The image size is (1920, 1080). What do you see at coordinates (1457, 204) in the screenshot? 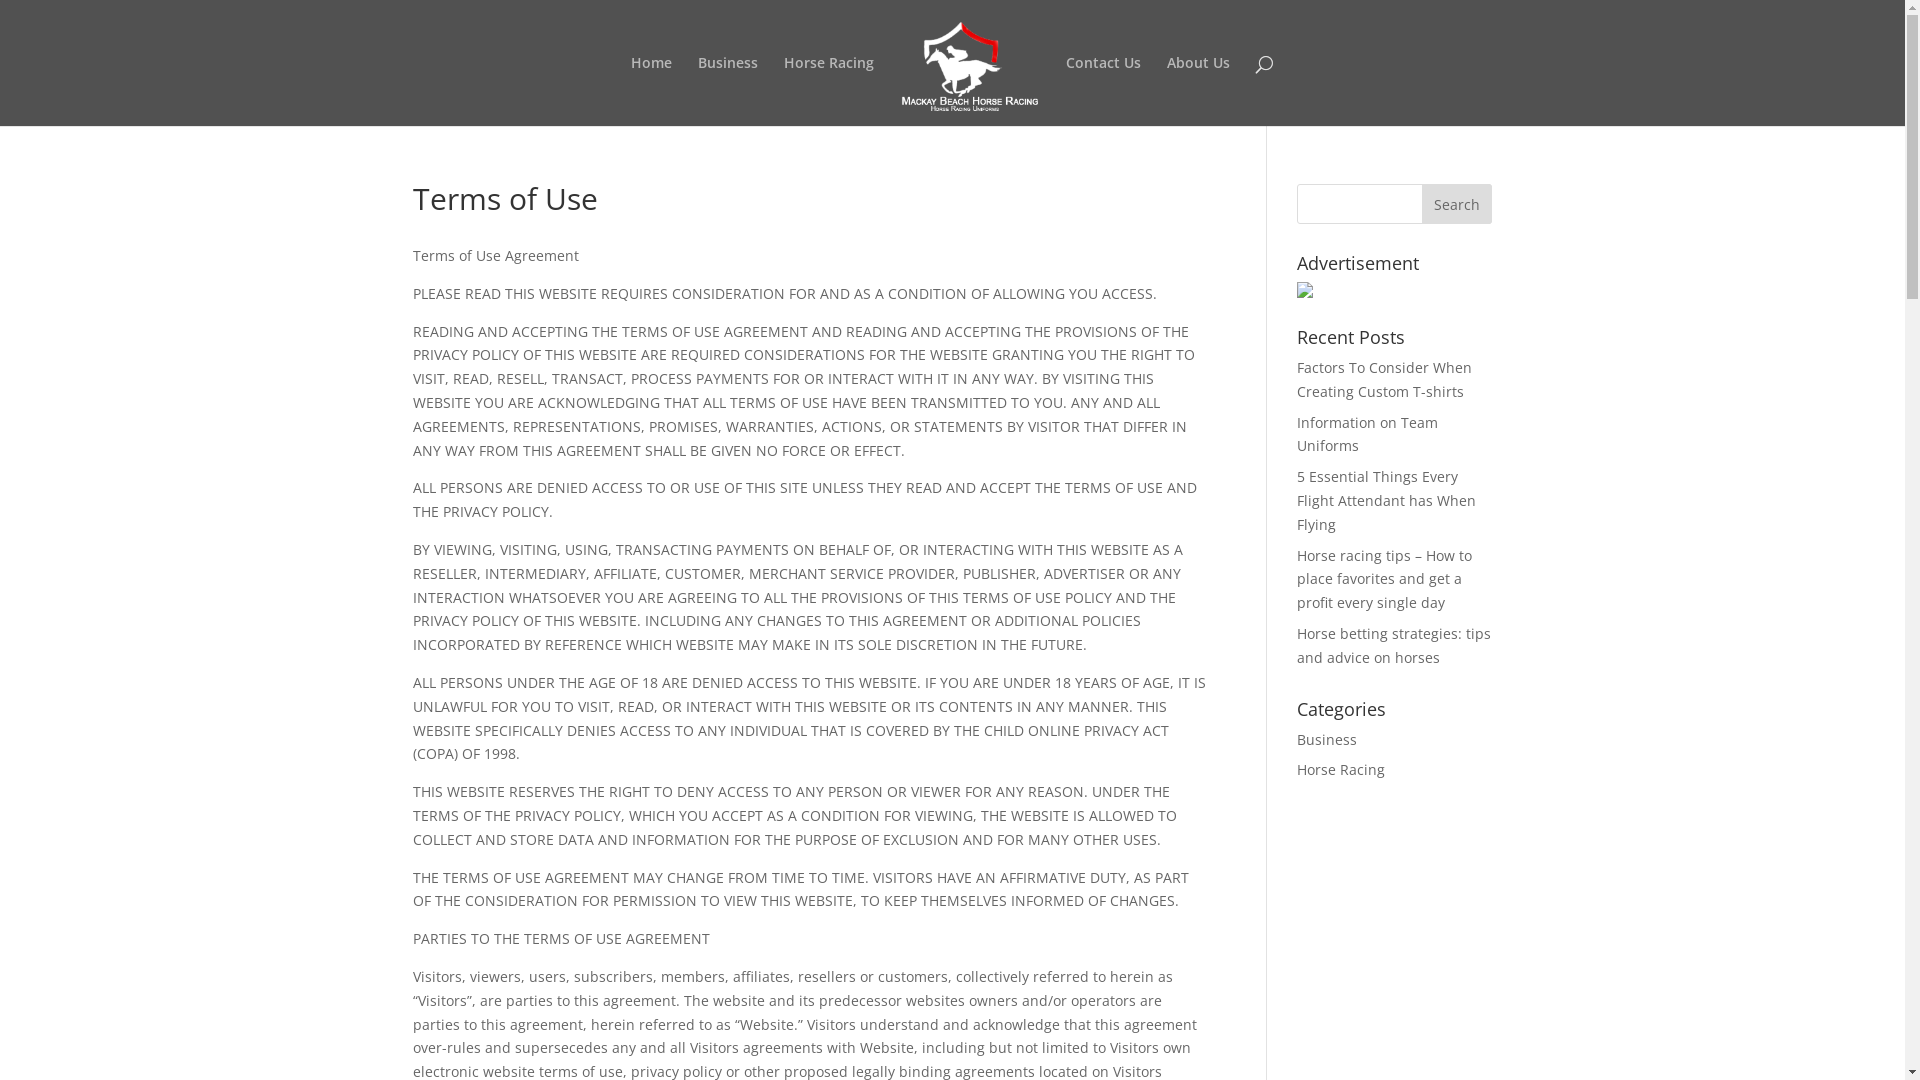
I see `'Search'` at bounding box center [1457, 204].